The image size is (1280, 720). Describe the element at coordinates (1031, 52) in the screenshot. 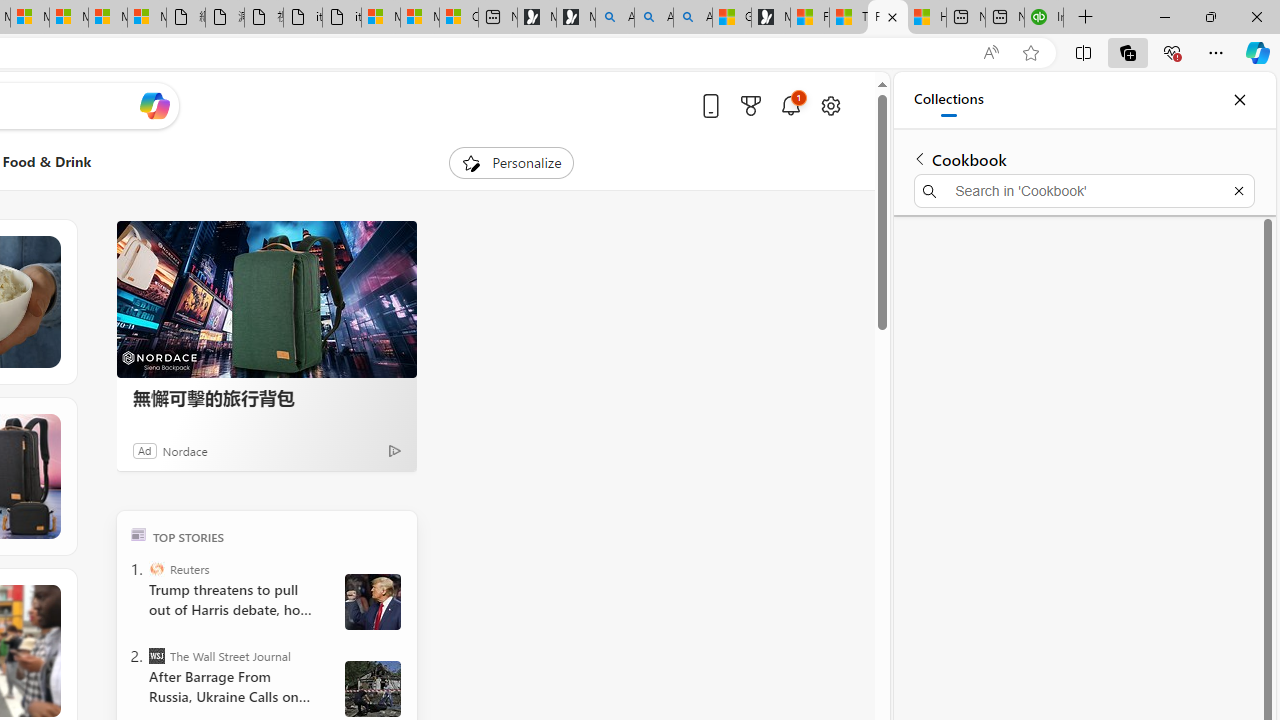

I see `'Add this page to favorites (Ctrl+D)'` at that location.